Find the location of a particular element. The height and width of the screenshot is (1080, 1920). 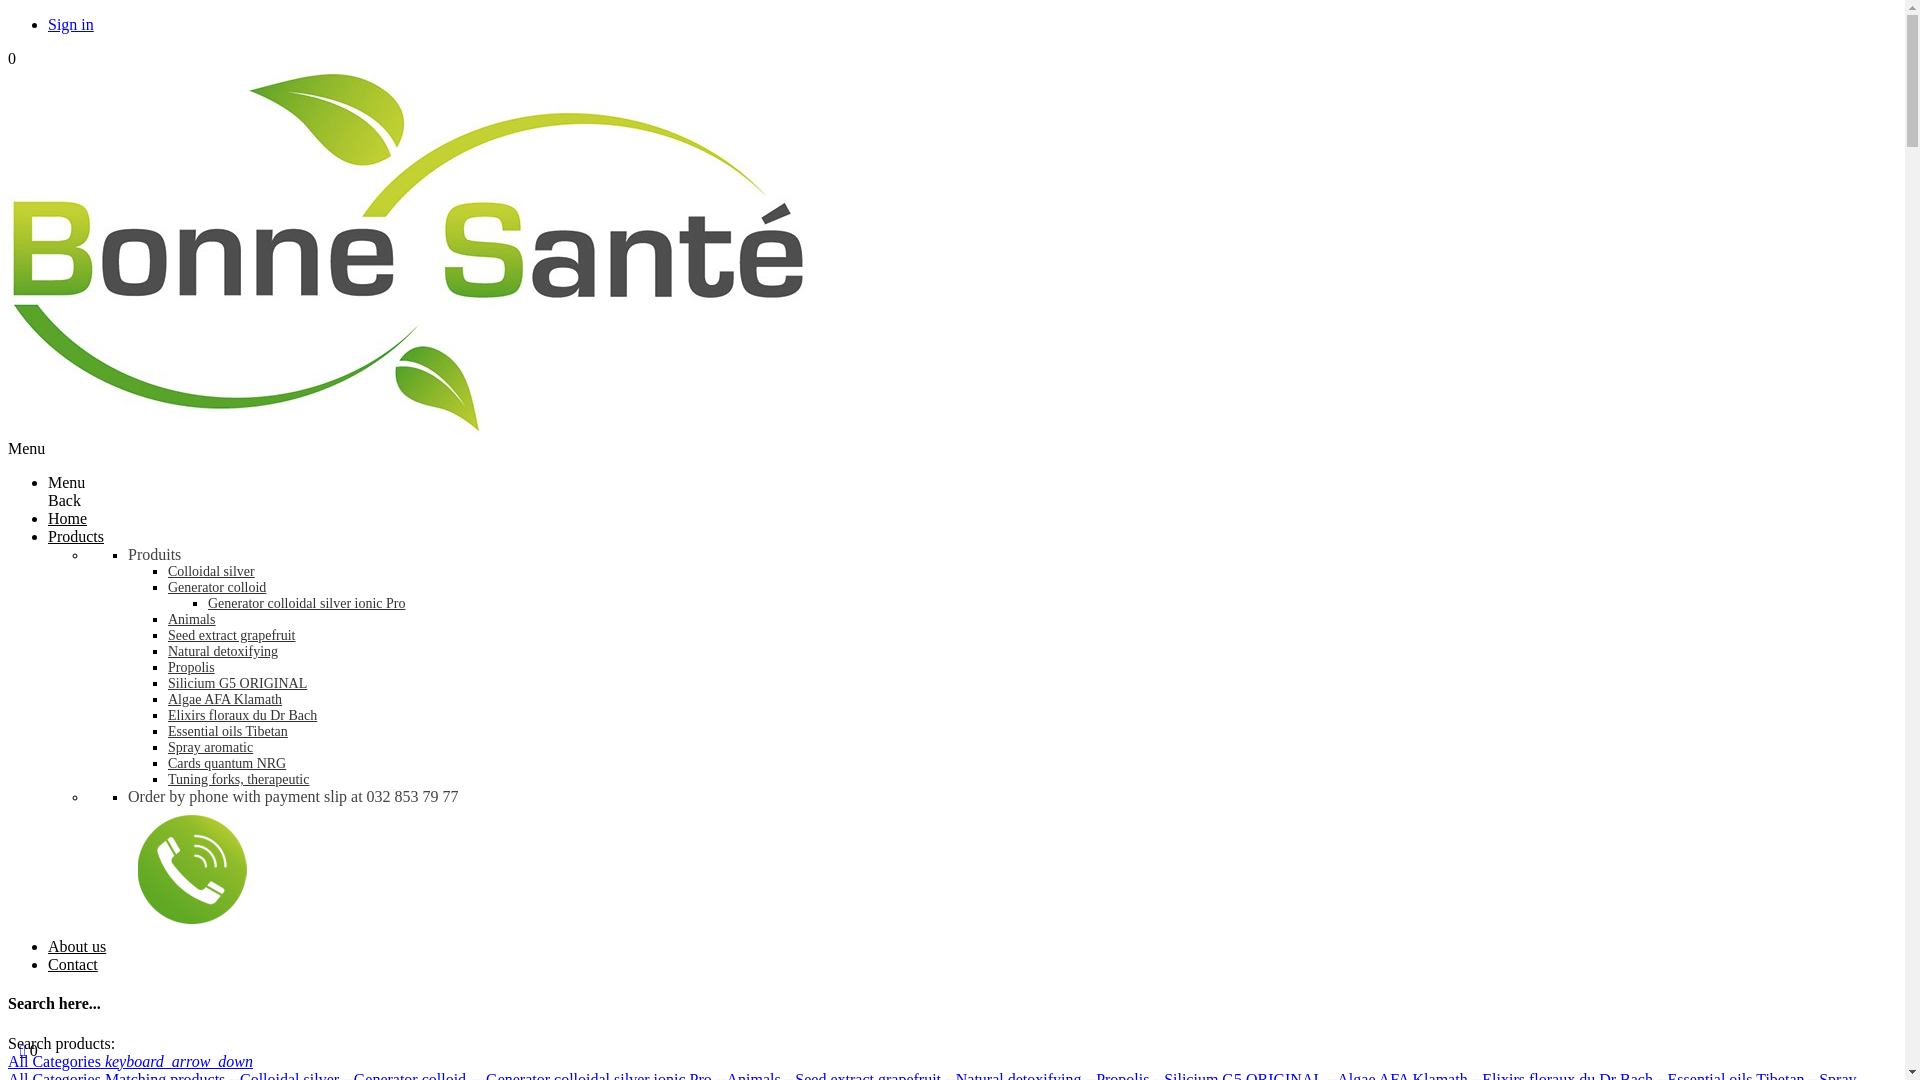

'Tuning forks, therapeutic' is located at coordinates (238, 778).